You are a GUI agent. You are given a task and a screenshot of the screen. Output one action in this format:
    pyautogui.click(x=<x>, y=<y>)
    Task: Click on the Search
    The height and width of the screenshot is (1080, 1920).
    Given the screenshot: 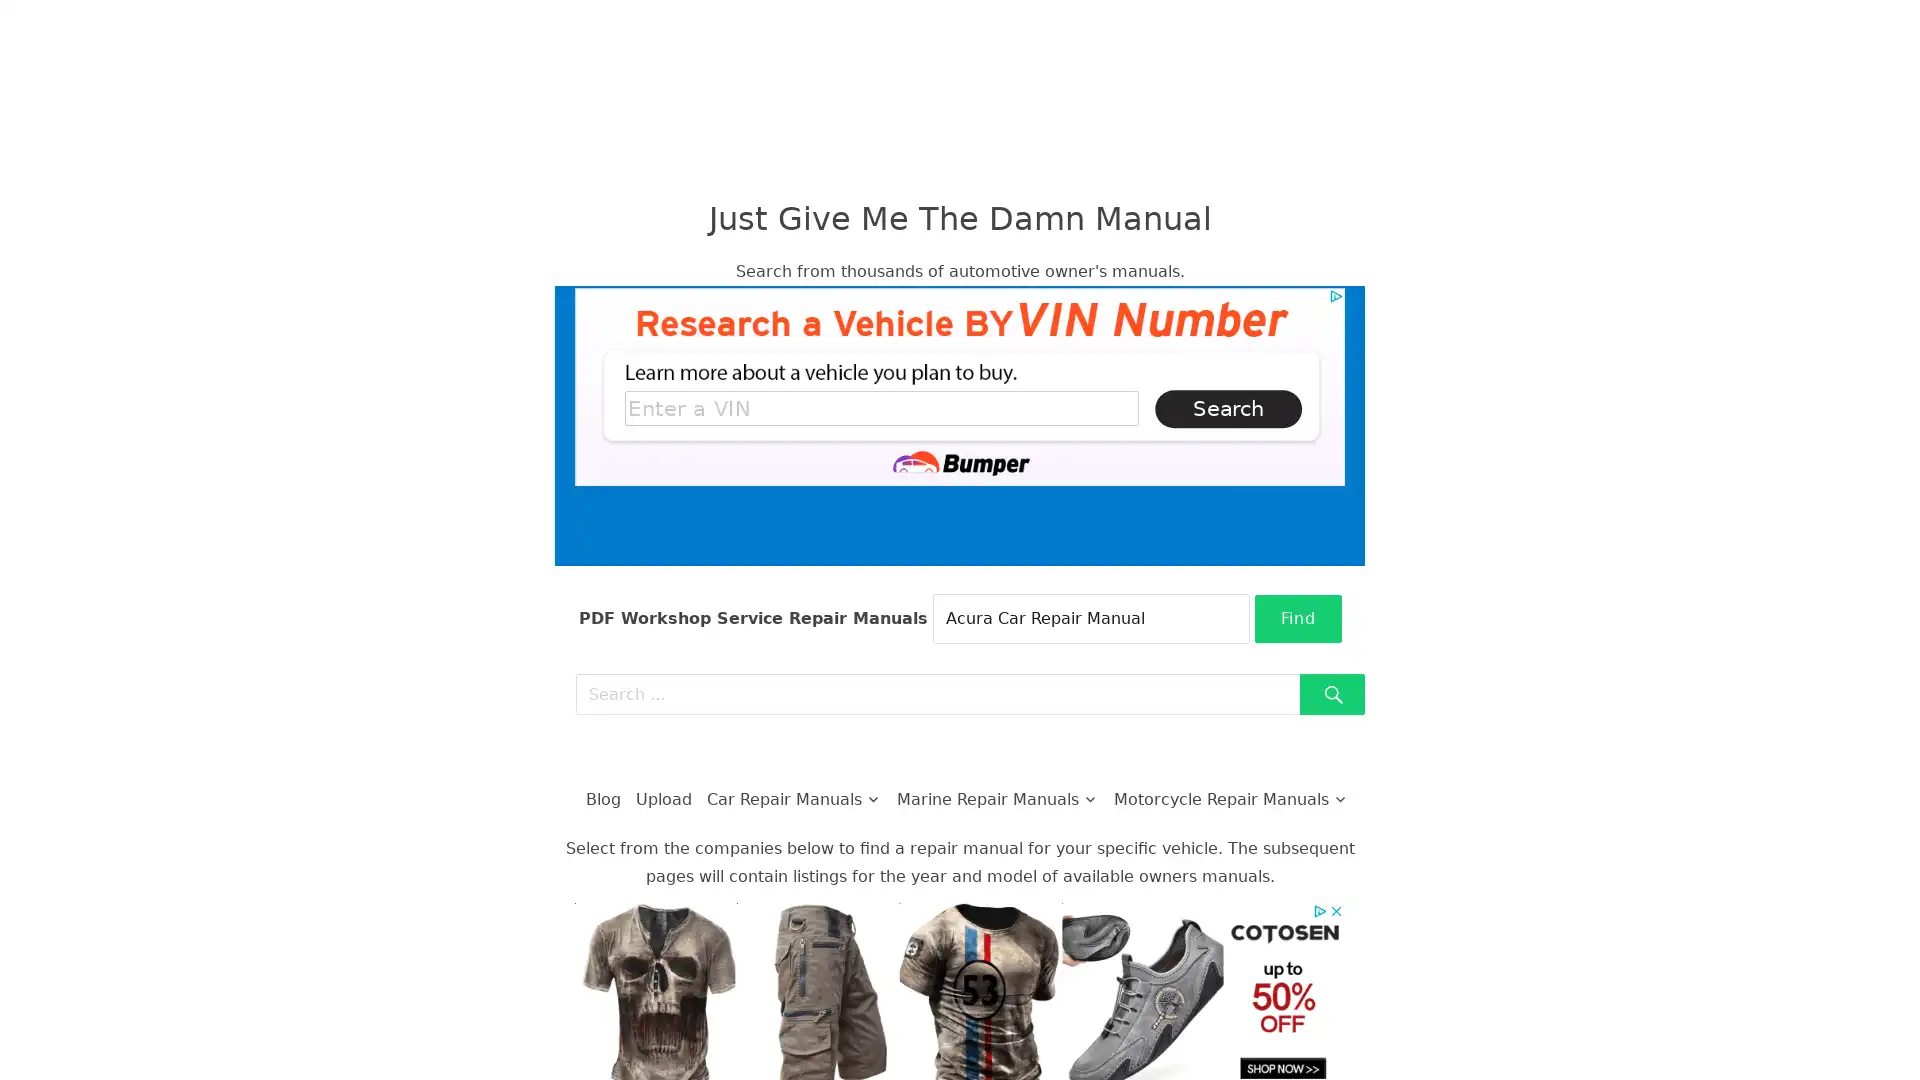 What is the action you would take?
    pyautogui.click(x=1332, y=693)
    